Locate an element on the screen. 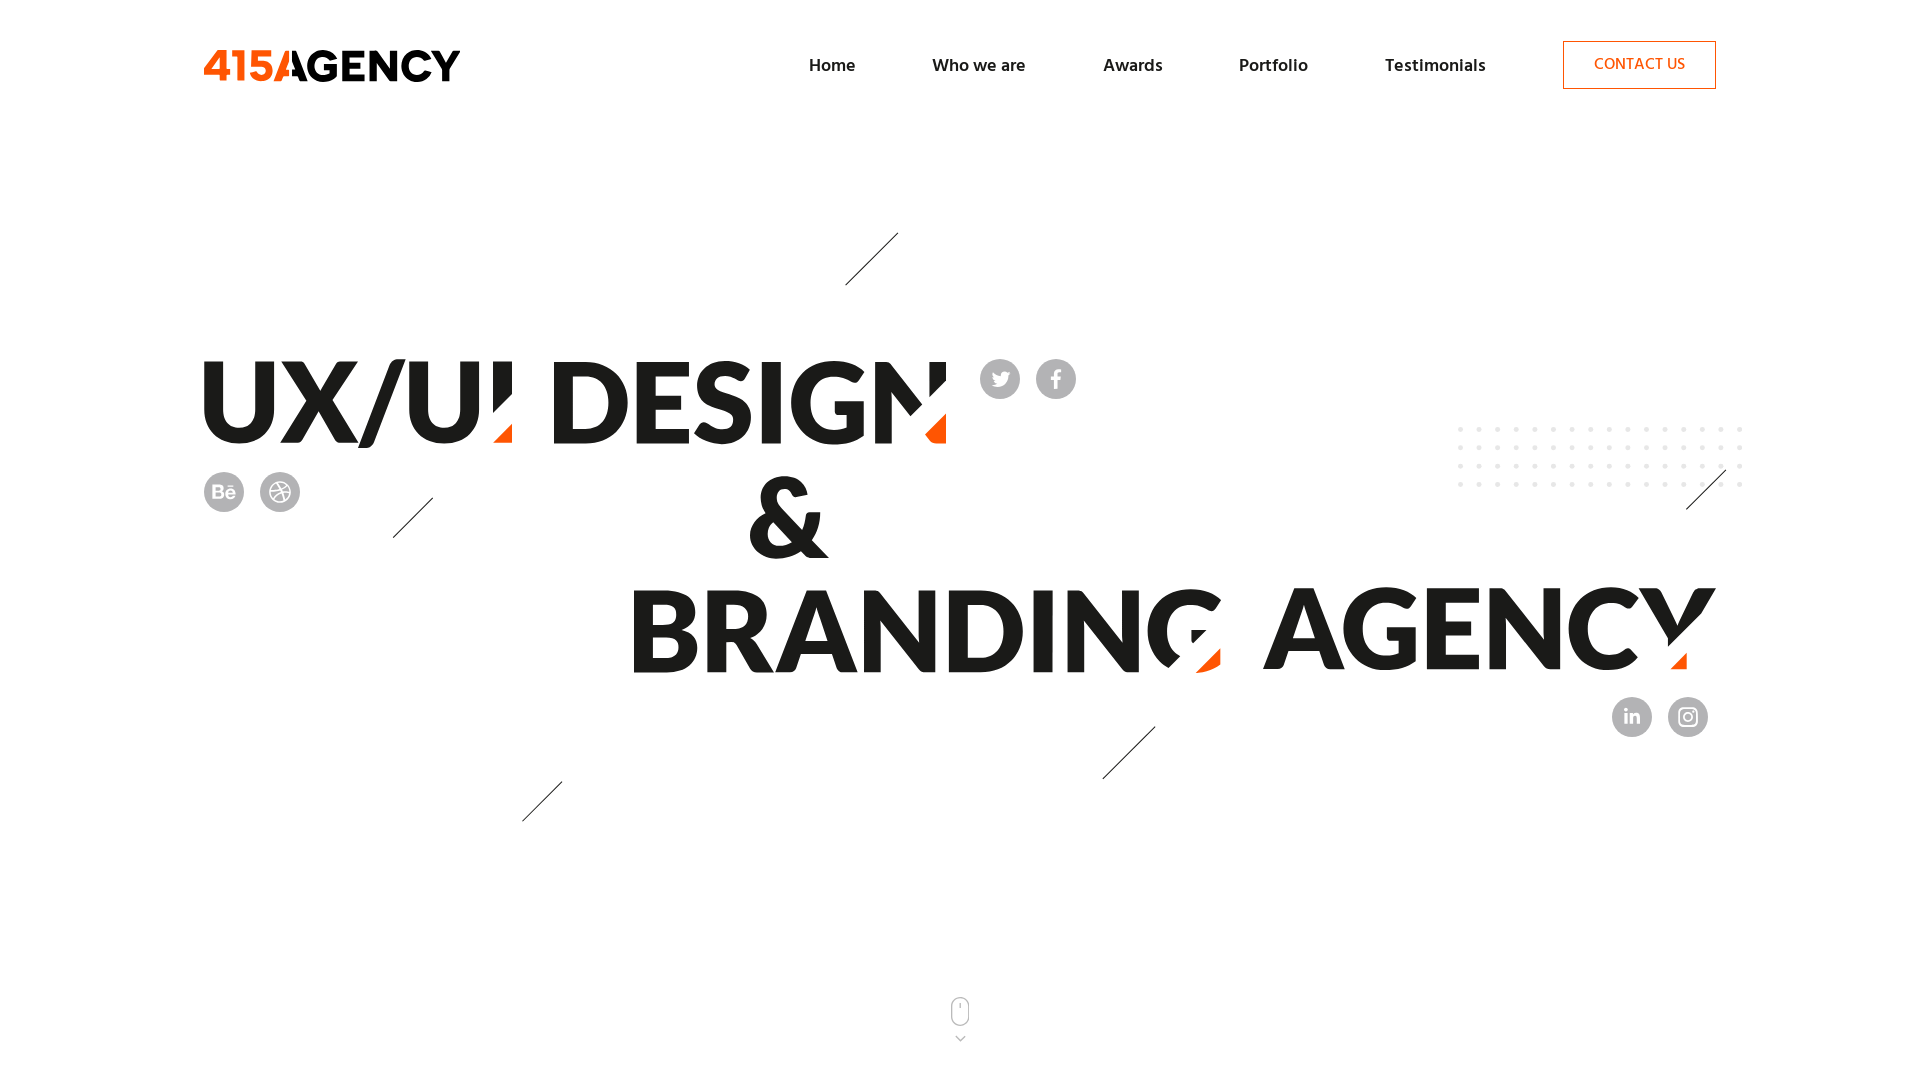 The height and width of the screenshot is (1080, 1920). 'Awards' is located at coordinates (1132, 65).